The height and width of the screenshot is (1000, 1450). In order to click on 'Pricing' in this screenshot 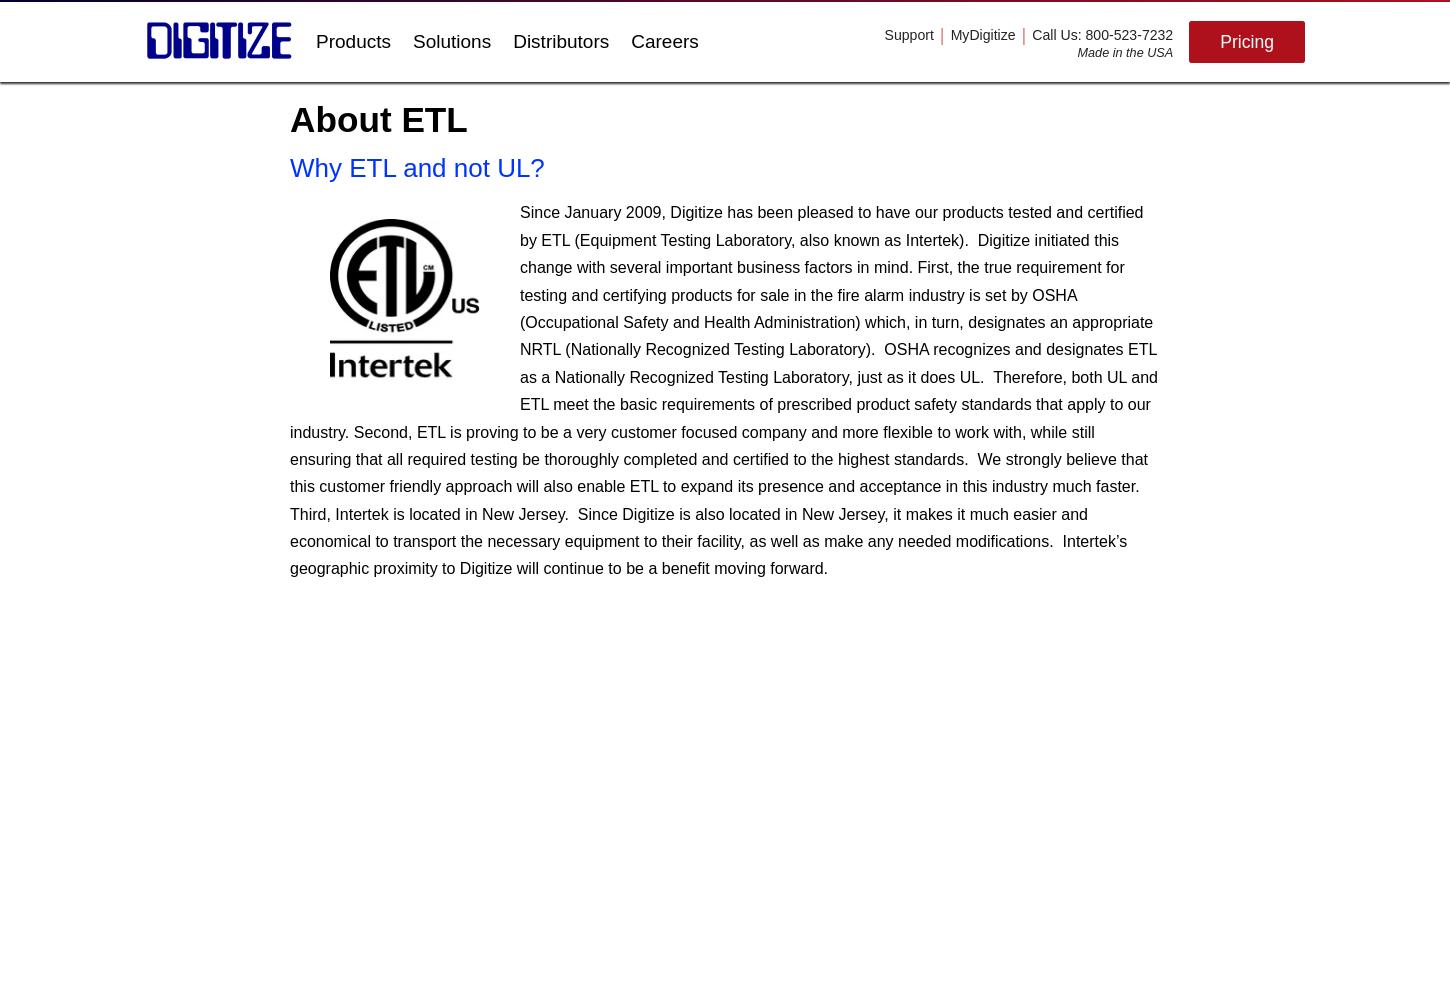, I will do `click(1247, 41)`.